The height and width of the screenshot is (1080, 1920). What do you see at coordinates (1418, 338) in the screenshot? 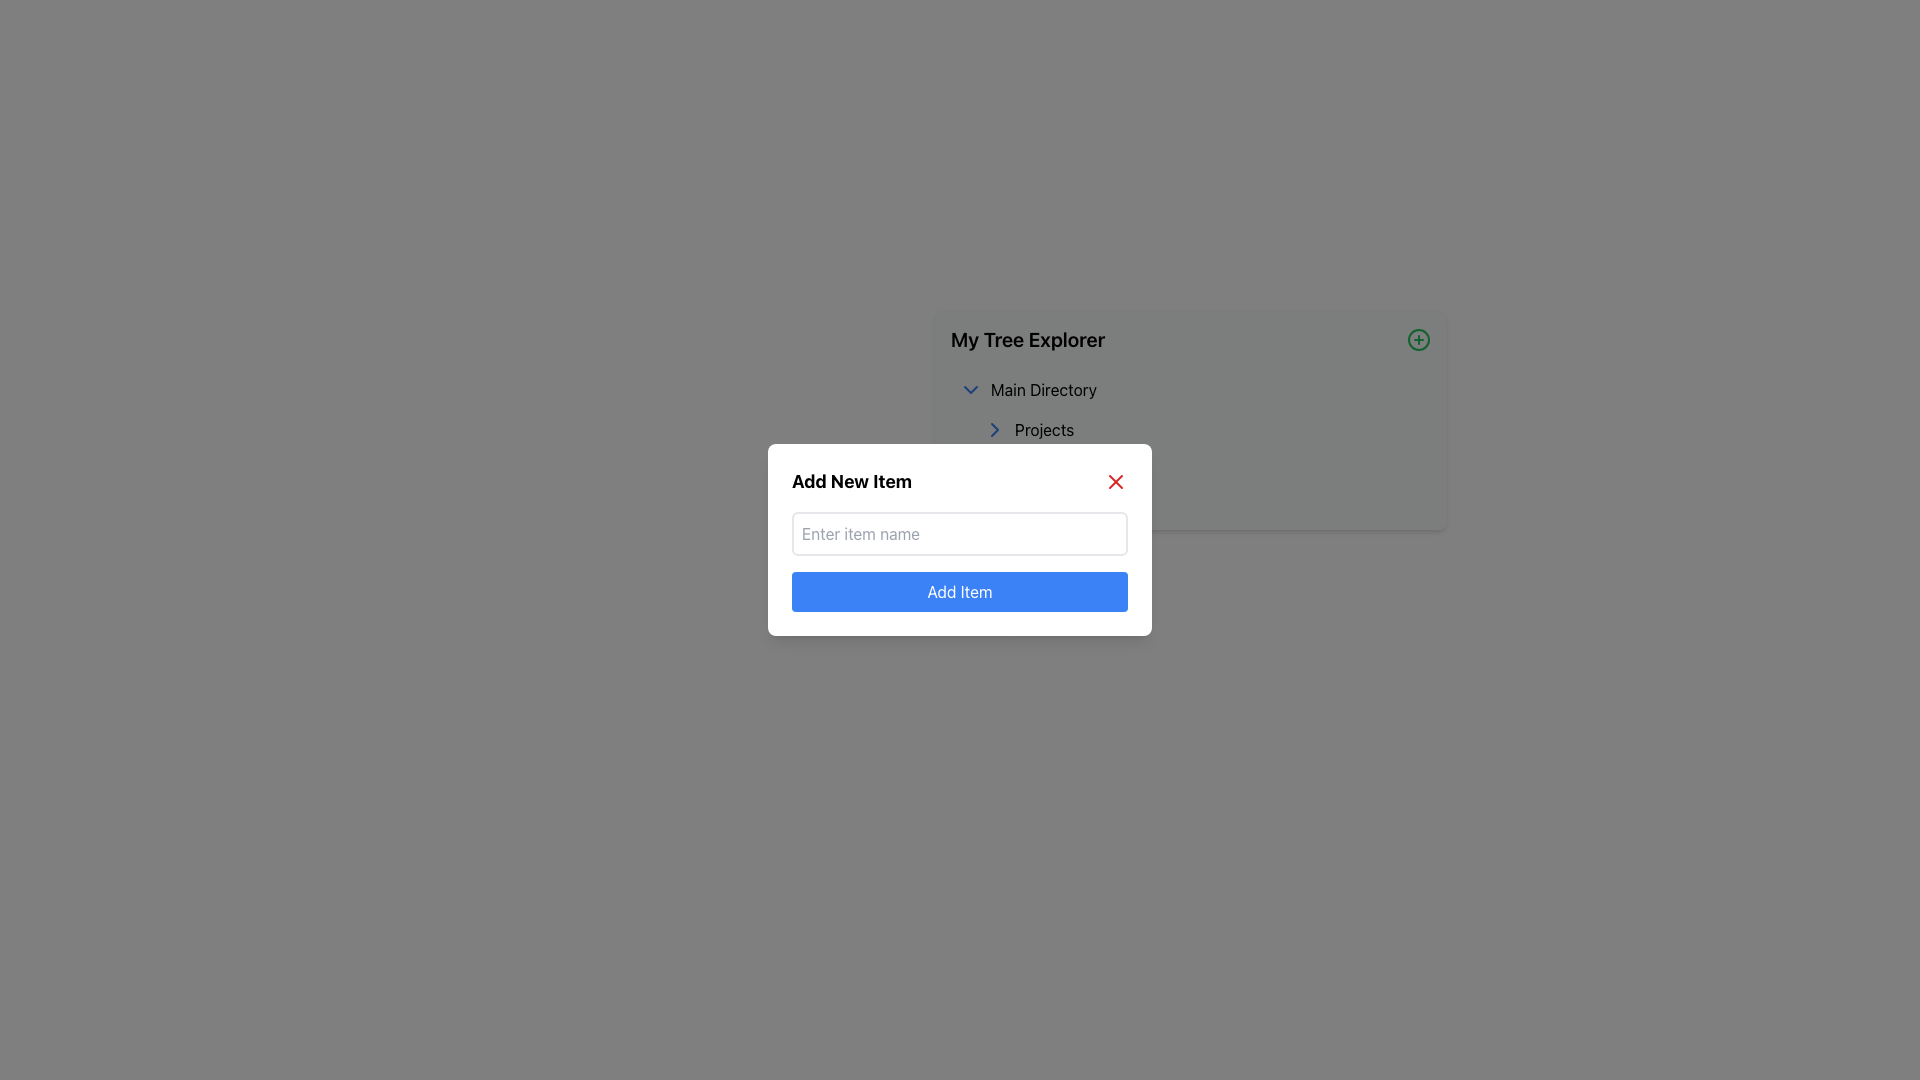
I see `the green circle button with a plus icon located at the top-right corner of the 'My Tree Explorer' section` at bounding box center [1418, 338].